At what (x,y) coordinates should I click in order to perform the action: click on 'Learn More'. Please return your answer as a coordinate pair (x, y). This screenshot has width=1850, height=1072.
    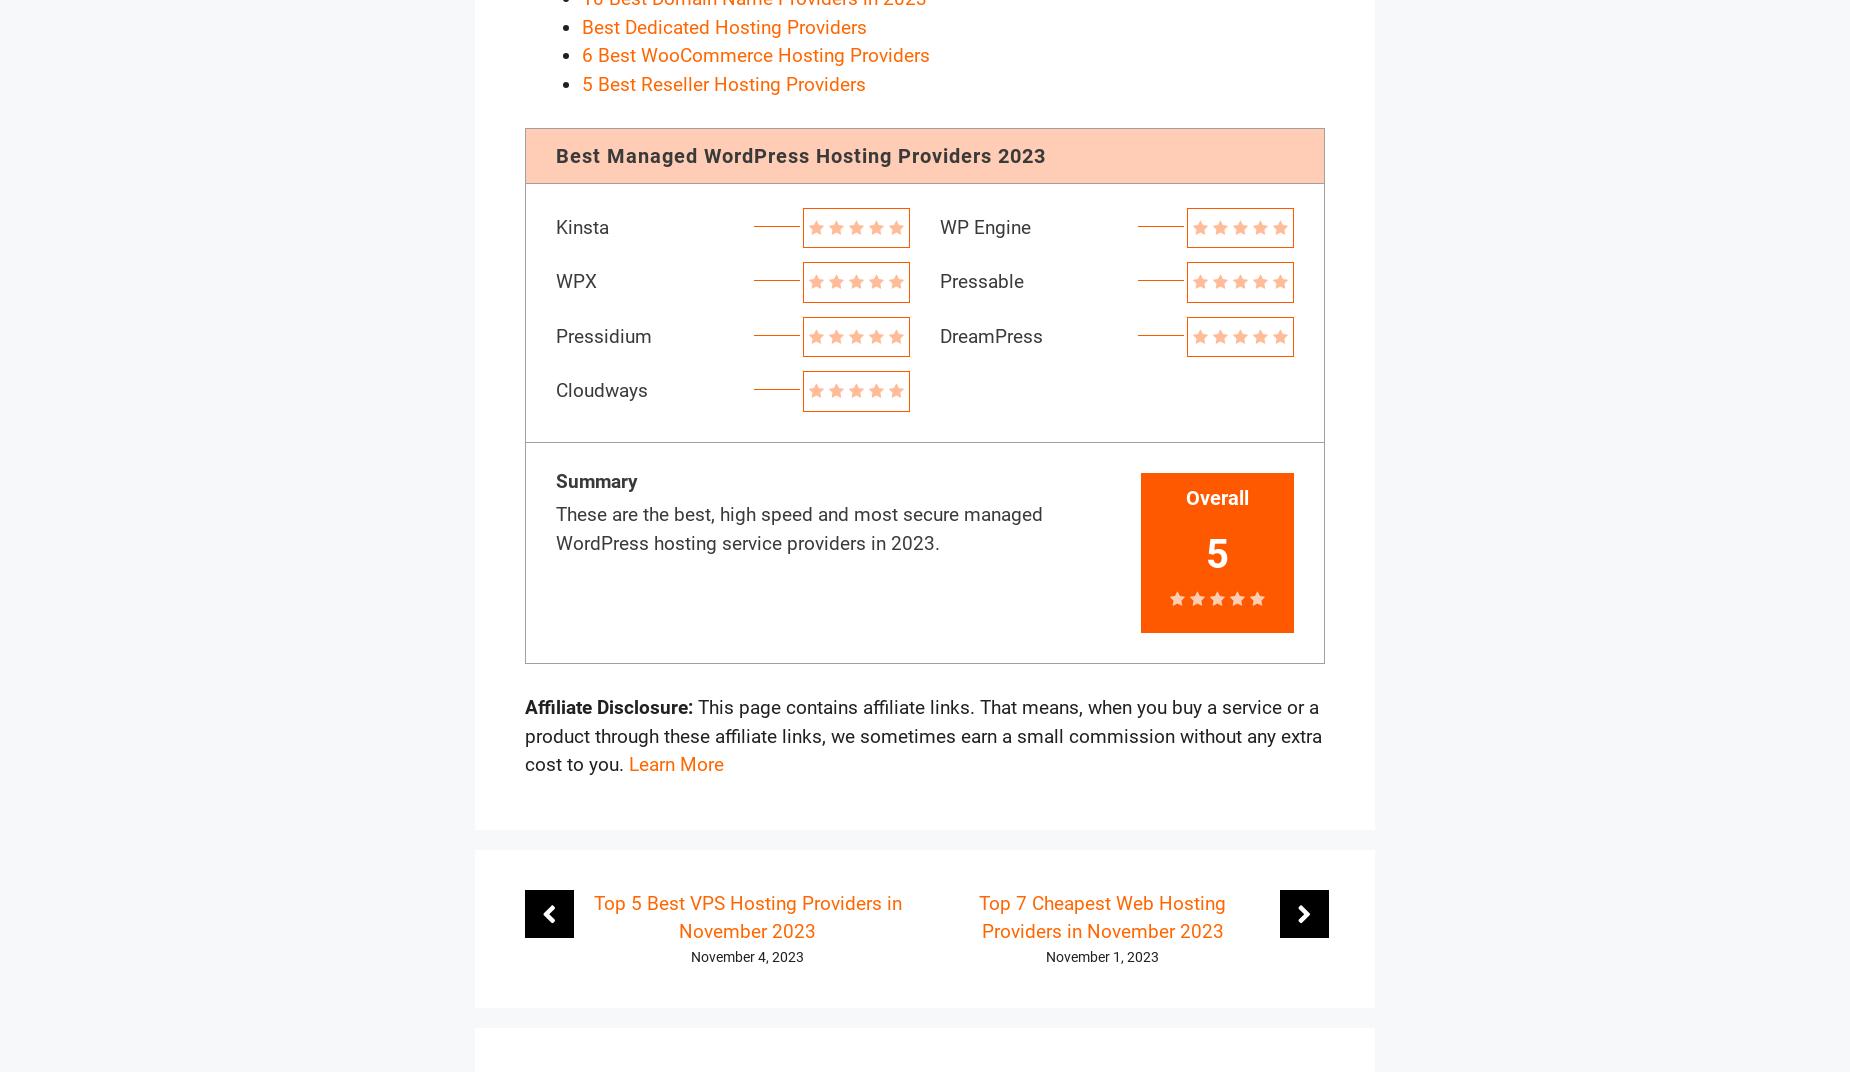
    Looking at the image, I should click on (676, 764).